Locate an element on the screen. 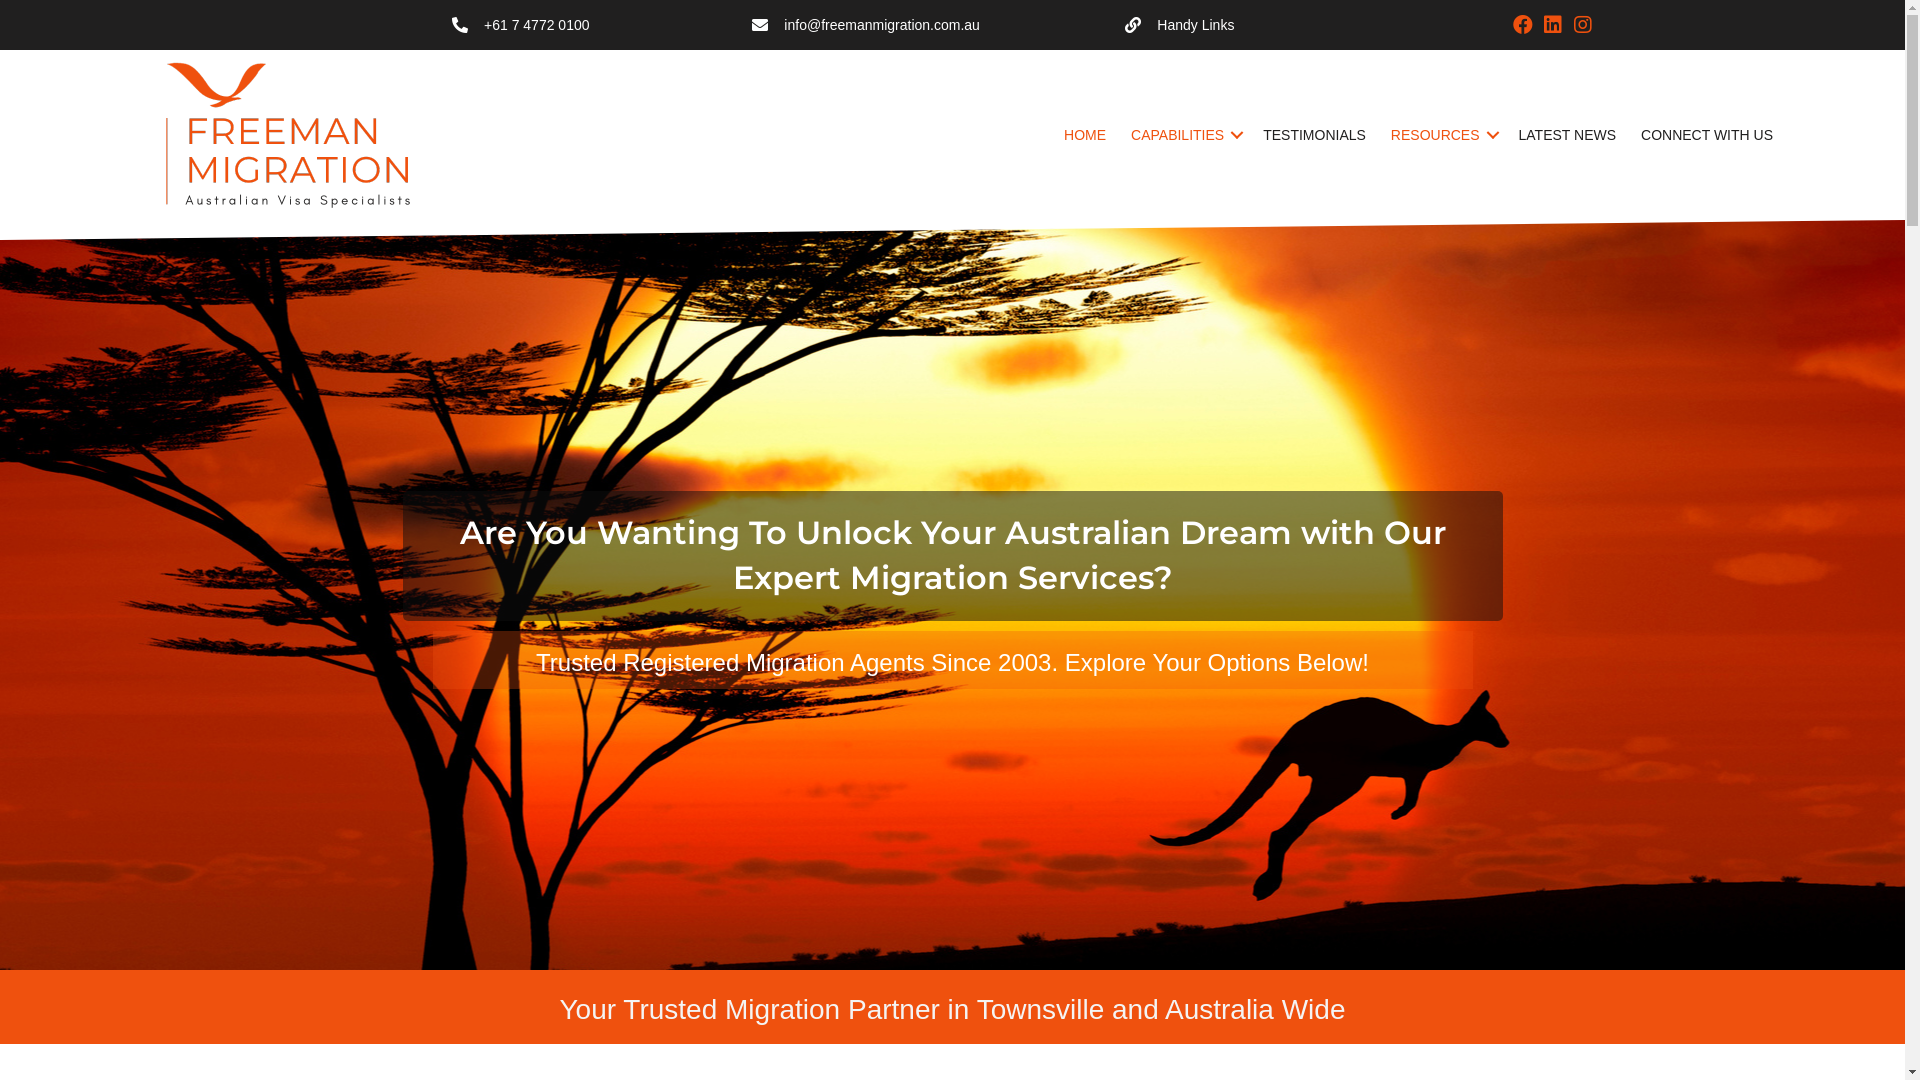  'info@freemanmigration.com.au' is located at coordinates (881, 24).